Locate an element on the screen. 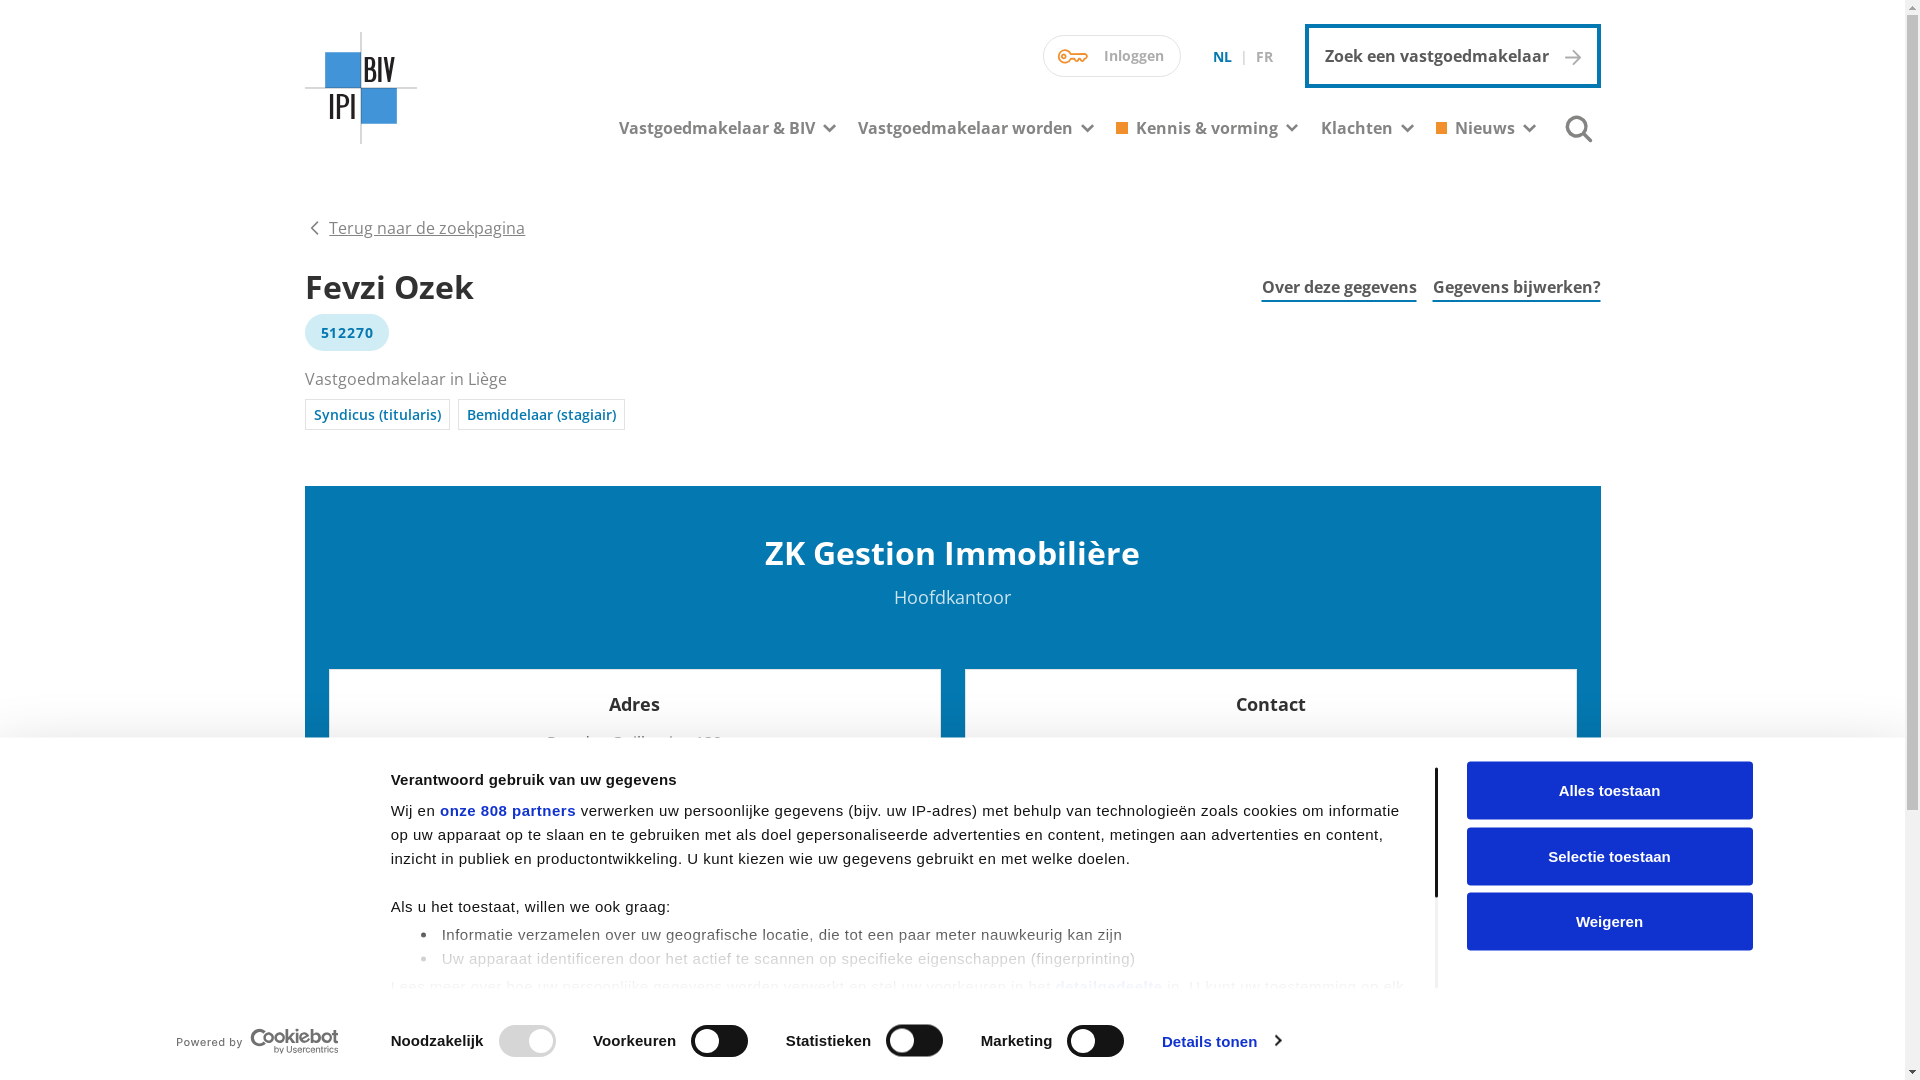  'Vastgoedmakelaar worden' is located at coordinates (965, 127).